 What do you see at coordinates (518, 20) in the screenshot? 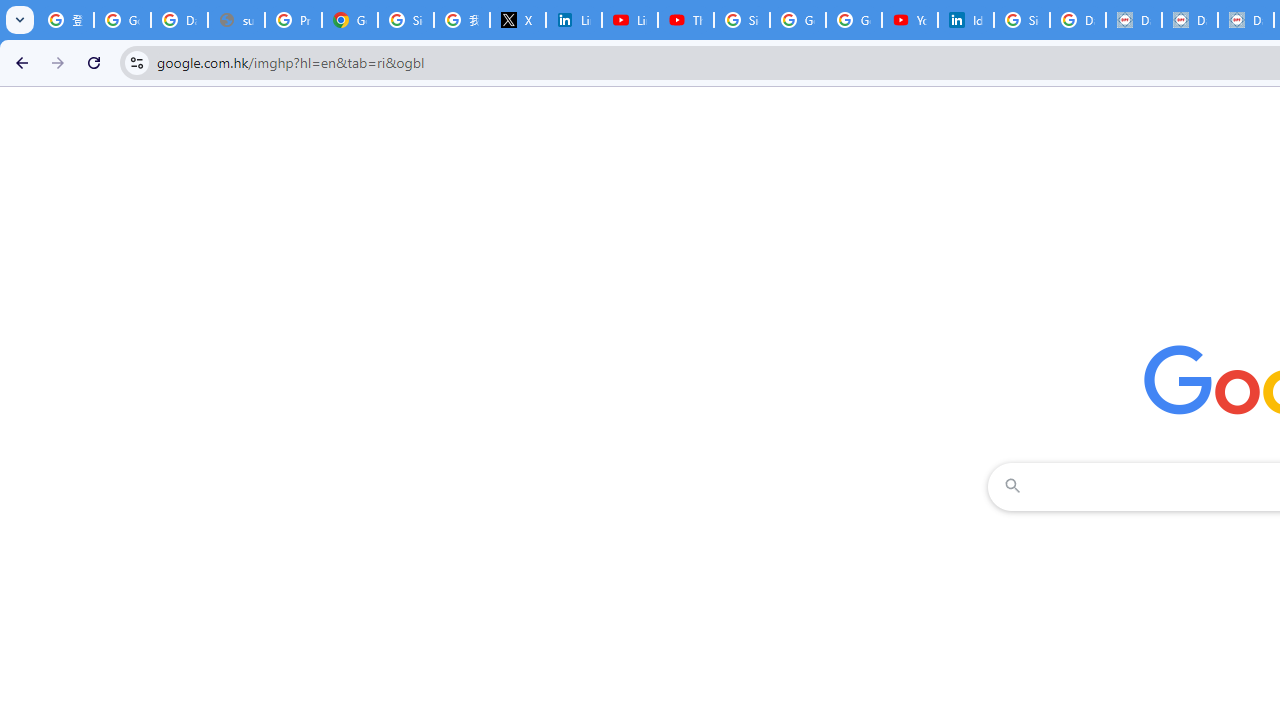
I see `'X'` at bounding box center [518, 20].